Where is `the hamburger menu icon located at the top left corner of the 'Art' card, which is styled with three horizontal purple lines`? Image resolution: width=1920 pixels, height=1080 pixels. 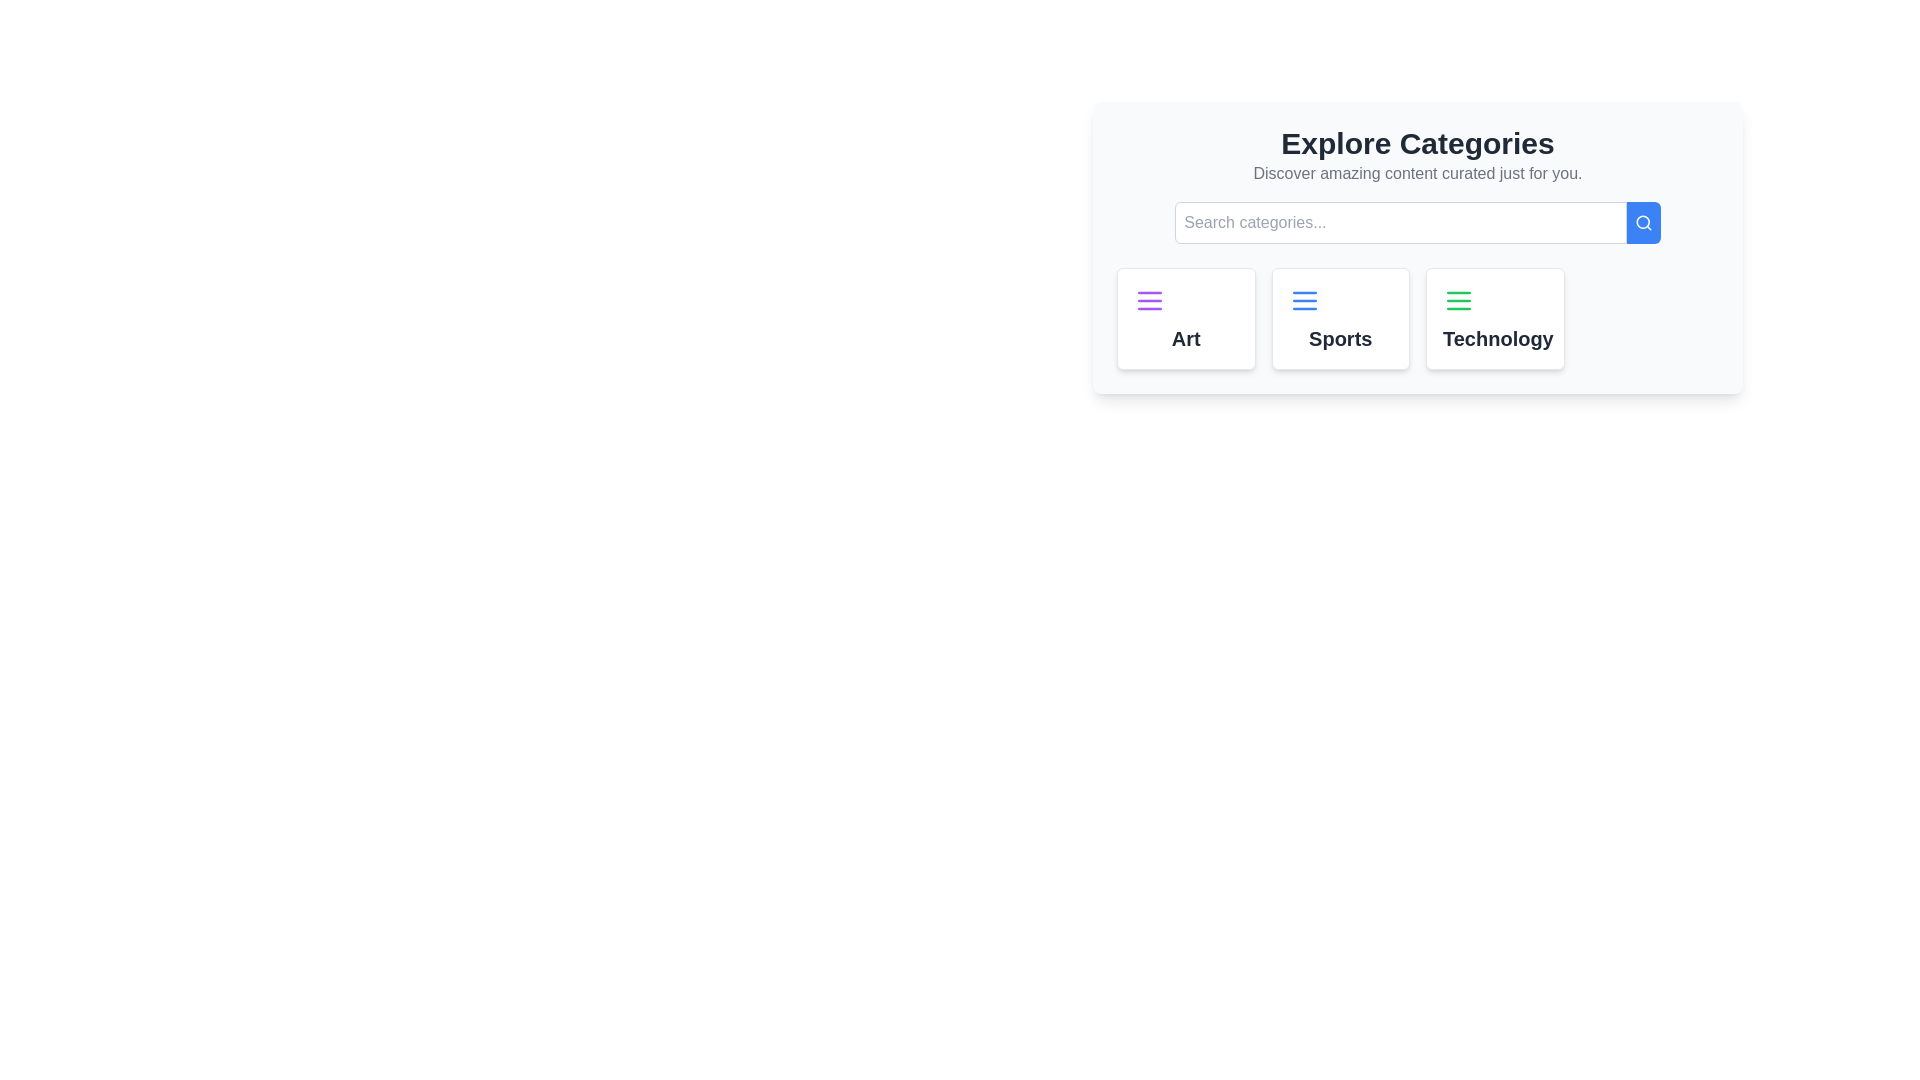
the hamburger menu icon located at the top left corner of the 'Art' card, which is styled with three horizontal purple lines is located at coordinates (1150, 300).